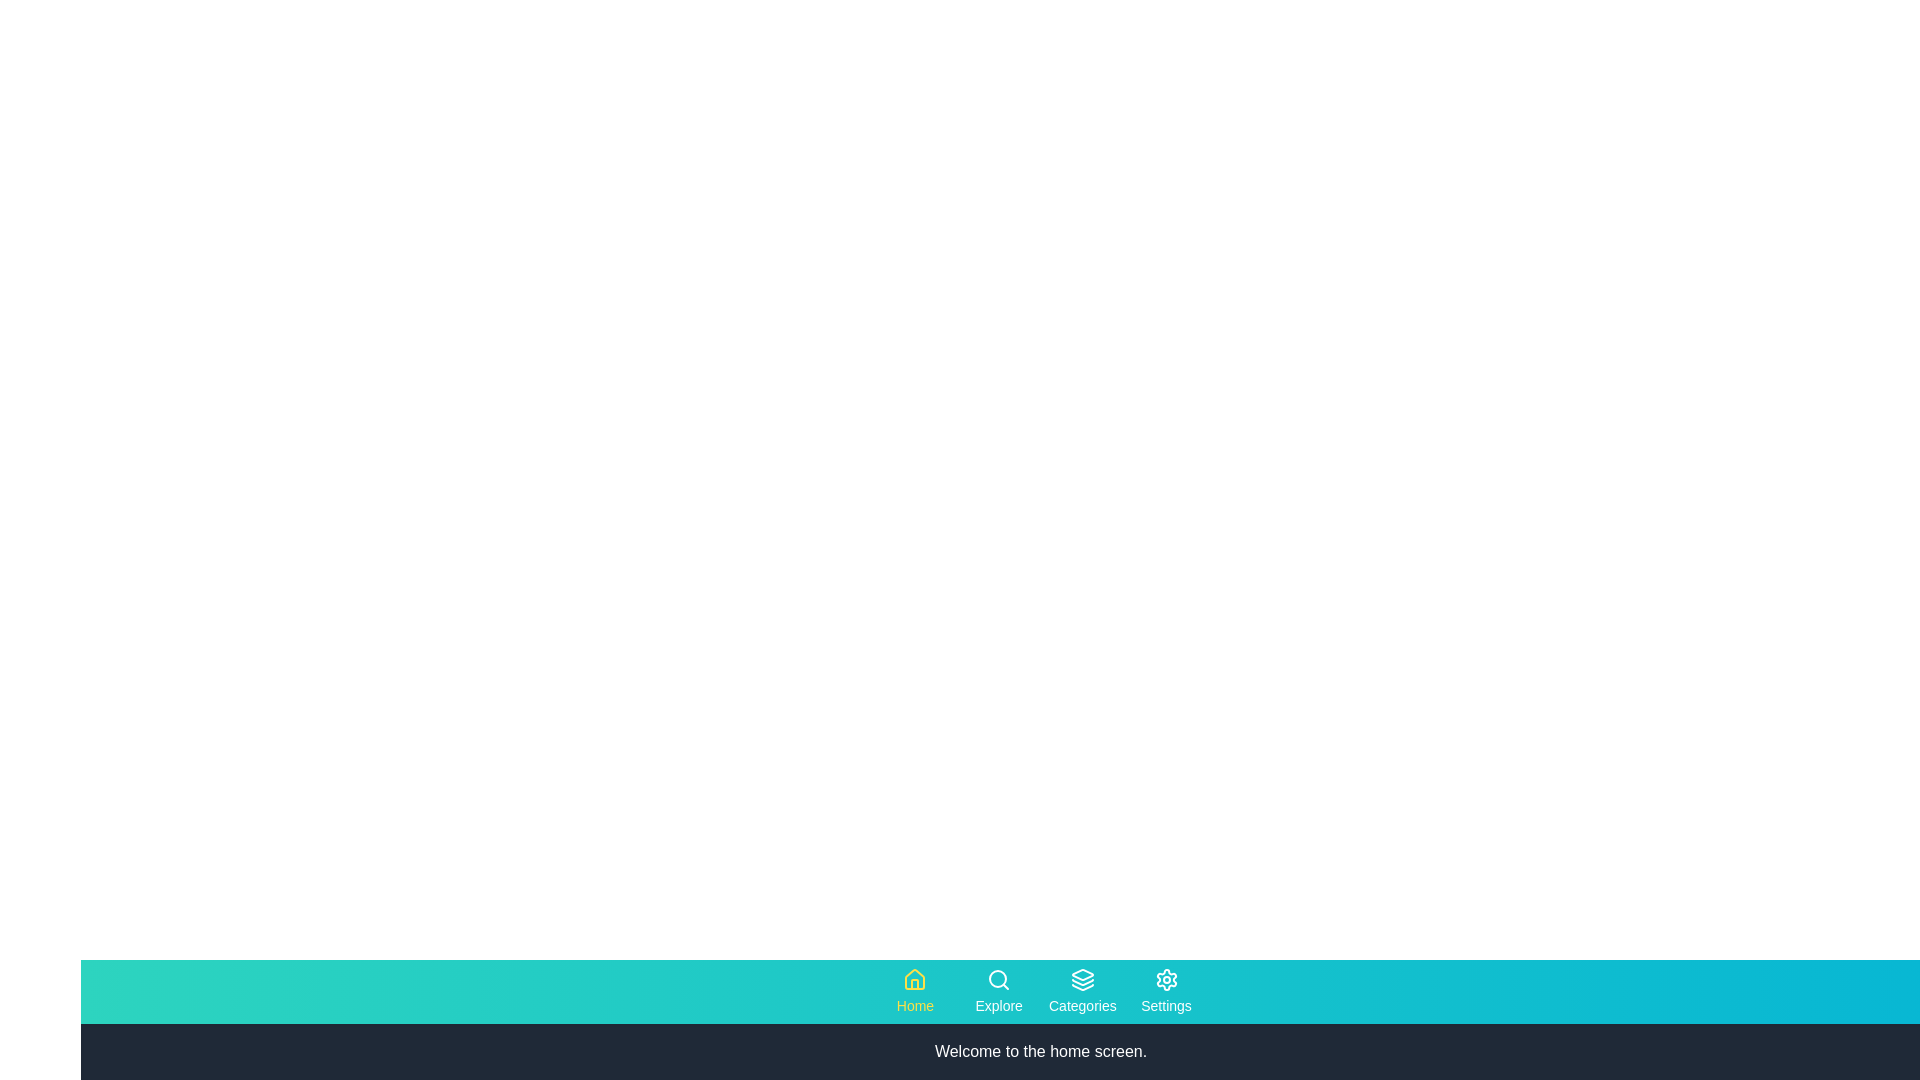  Describe the element at coordinates (999, 991) in the screenshot. I see `the text of the tab labeled Explore` at that location.